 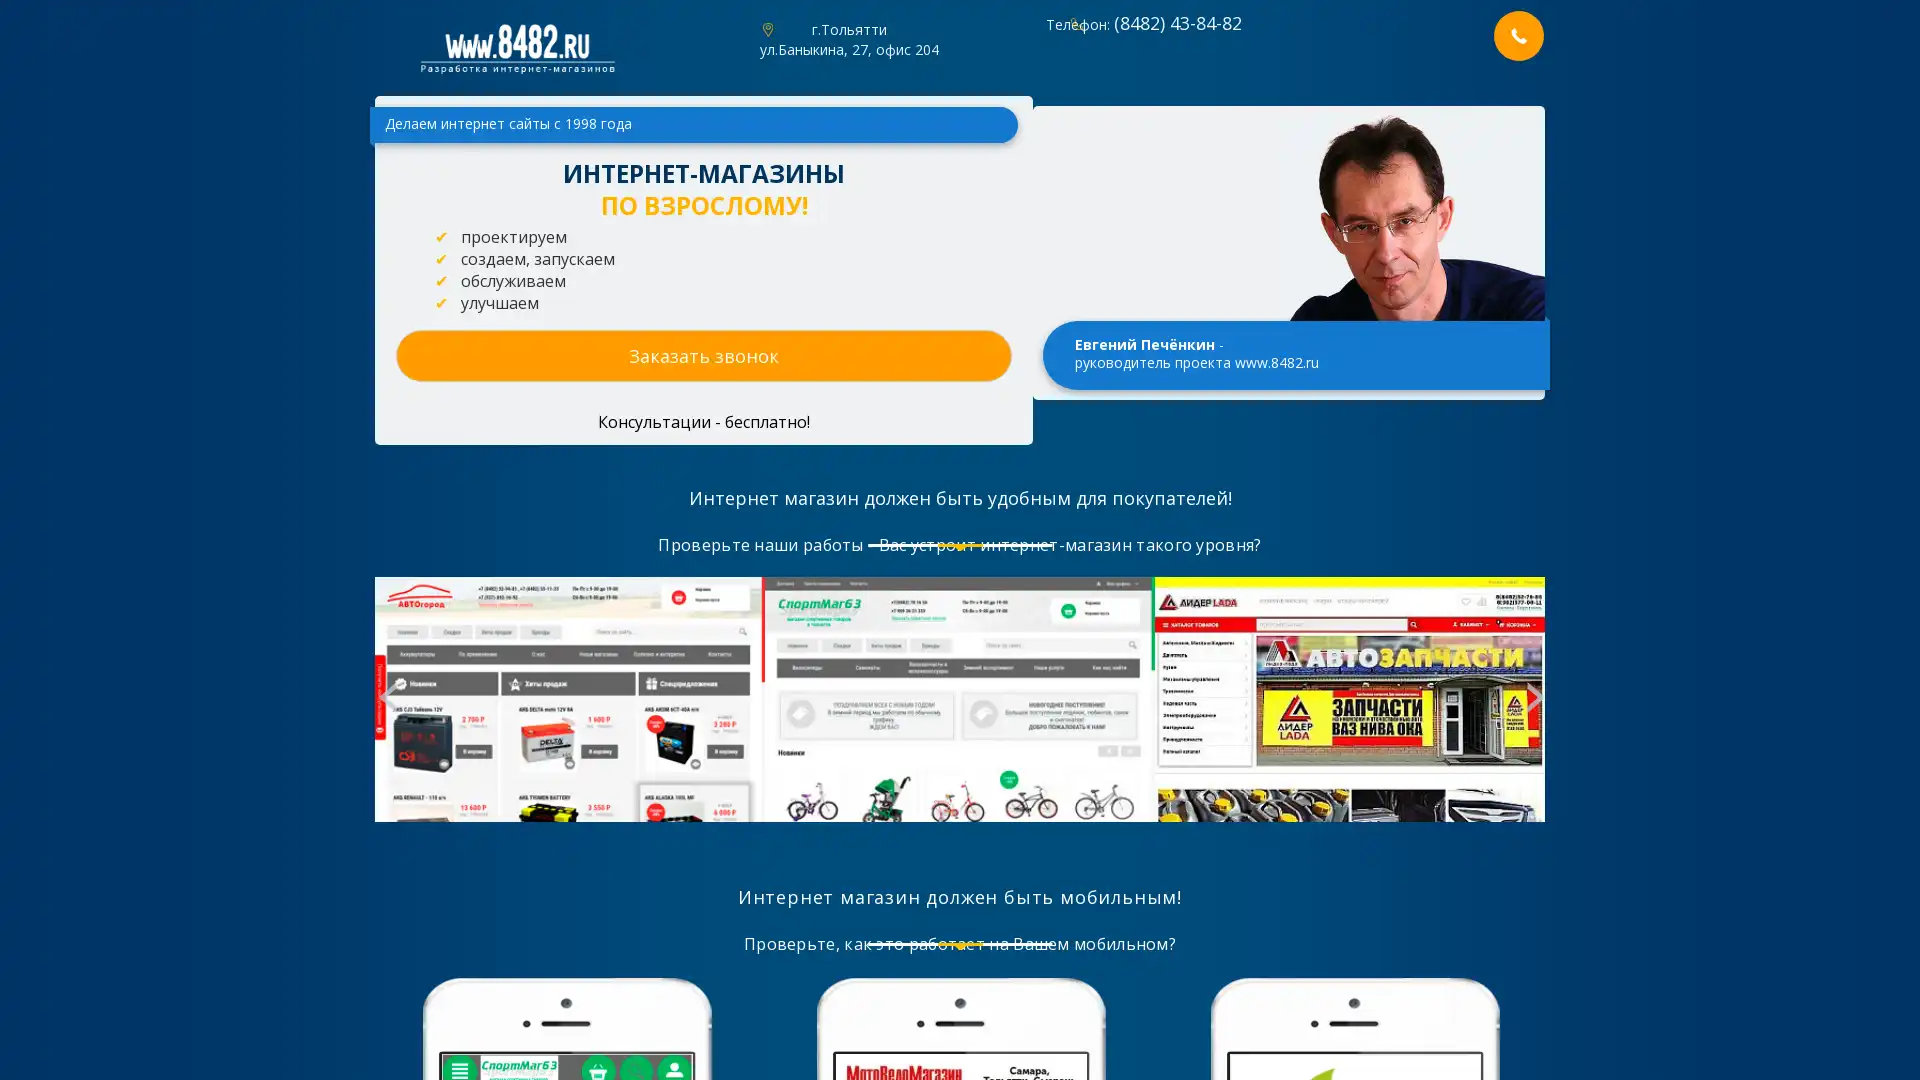 I want to click on Previous, so click(x=387, y=700).